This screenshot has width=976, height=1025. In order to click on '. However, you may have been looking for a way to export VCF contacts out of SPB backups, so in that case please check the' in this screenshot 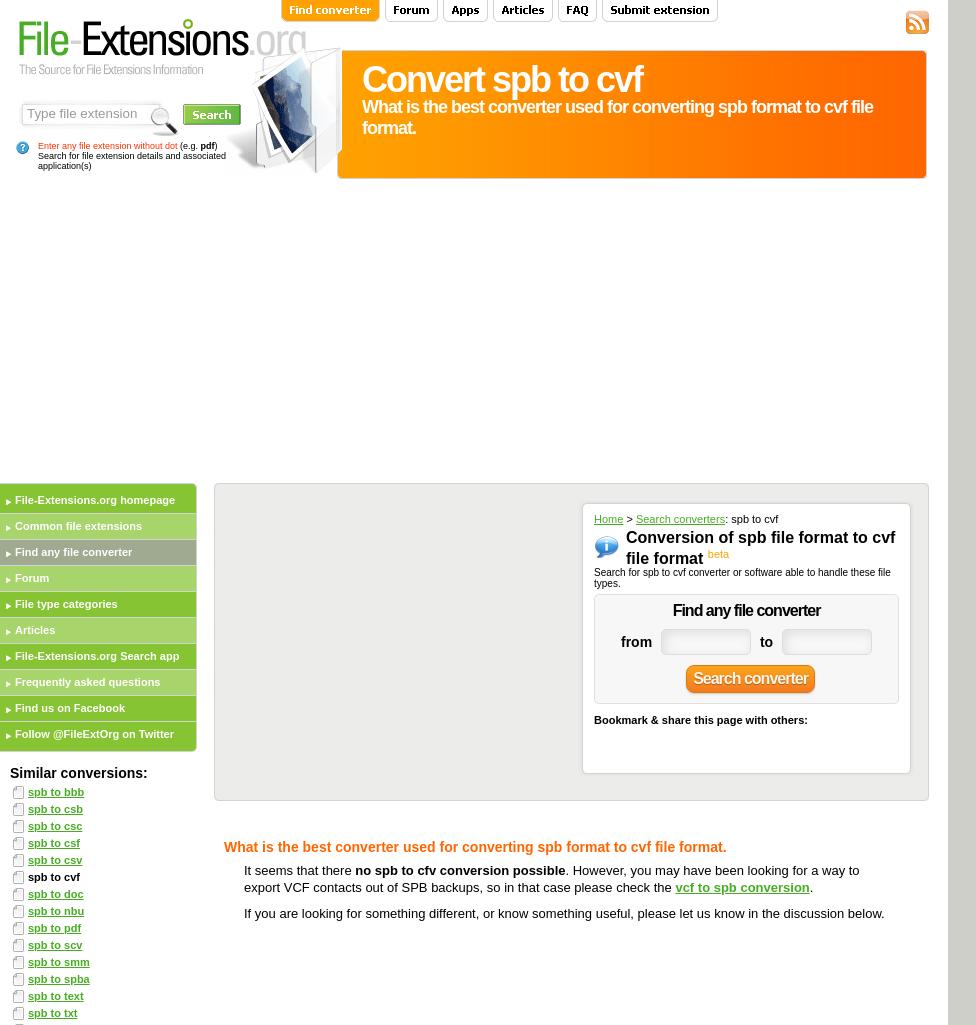, I will do `click(551, 878)`.